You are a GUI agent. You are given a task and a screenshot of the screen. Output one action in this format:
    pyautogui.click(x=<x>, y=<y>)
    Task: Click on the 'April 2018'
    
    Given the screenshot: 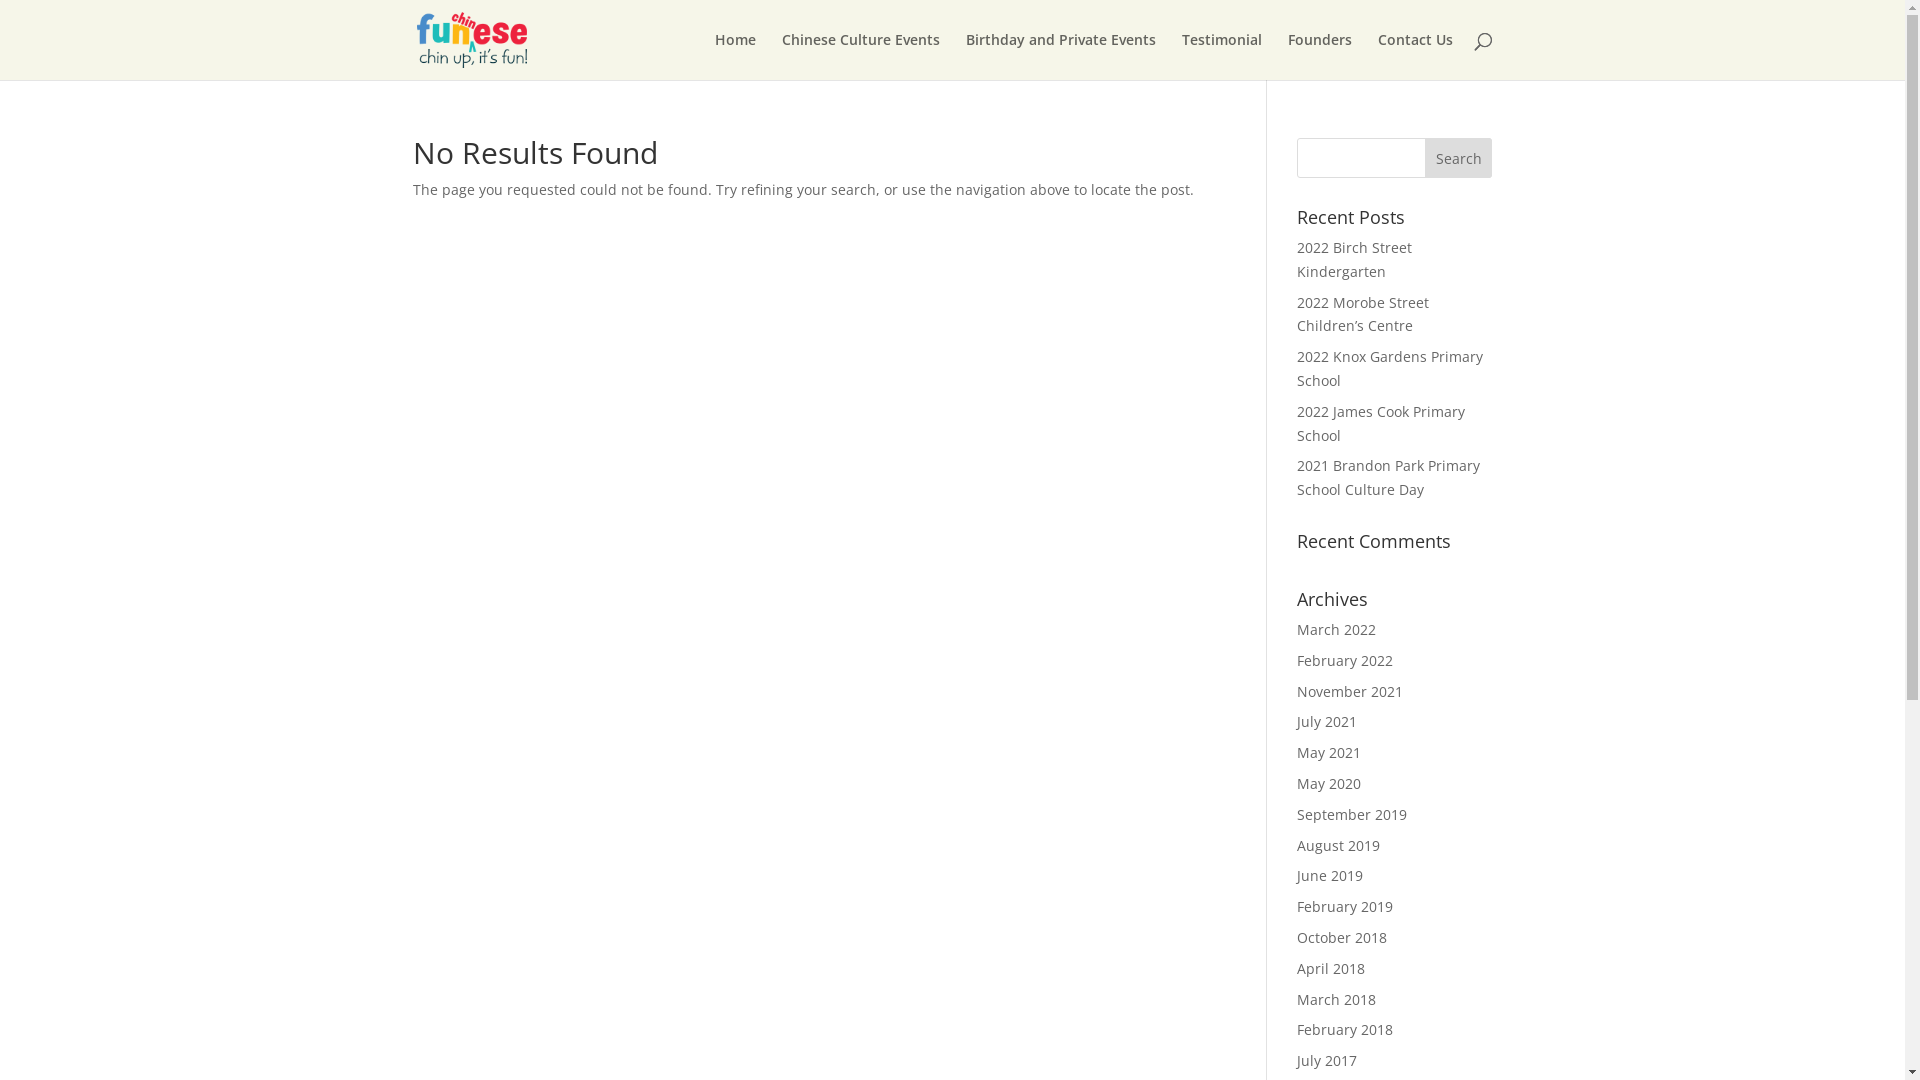 What is the action you would take?
    pyautogui.click(x=1330, y=967)
    